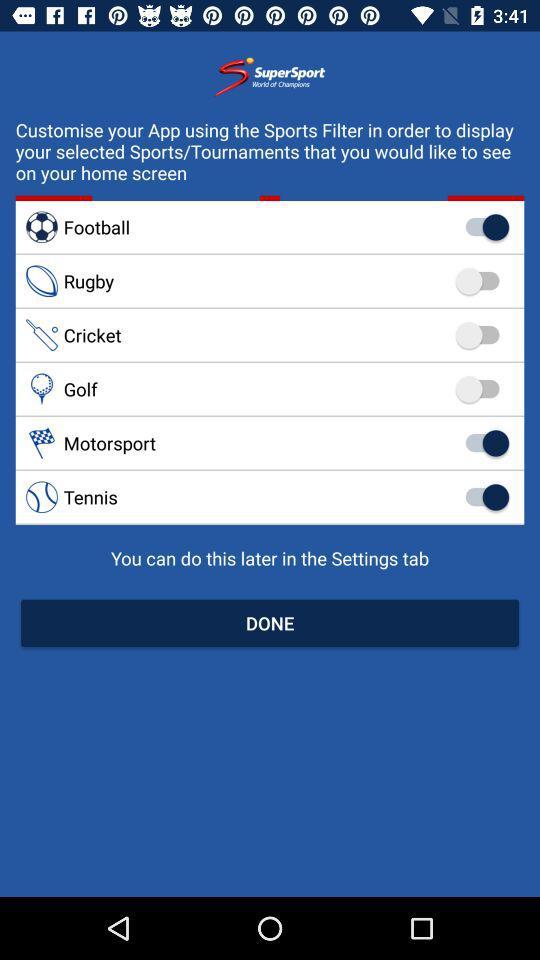 The image size is (540, 960). What do you see at coordinates (270, 443) in the screenshot?
I see `the motorsport` at bounding box center [270, 443].